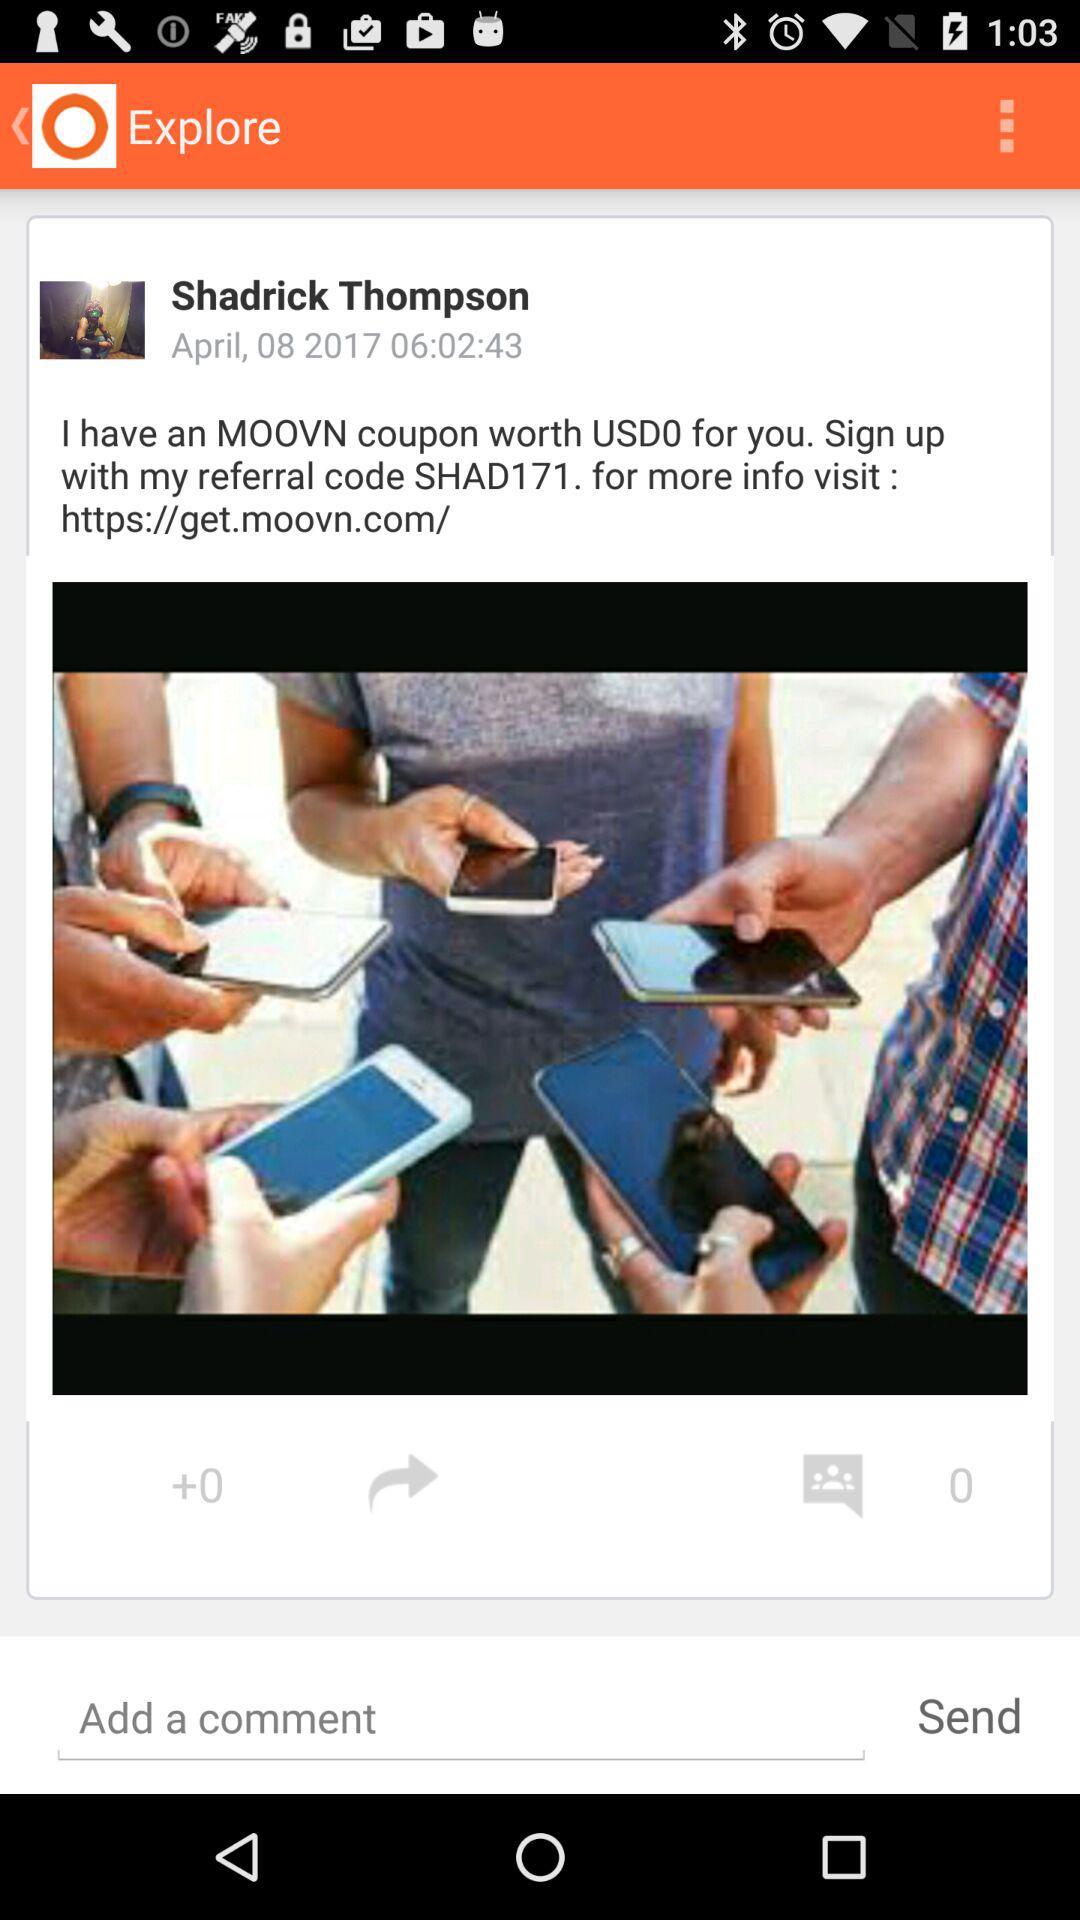 Image resolution: width=1080 pixels, height=1920 pixels. Describe the element at coordinates (583, 1484) in the screenshot. I see `item above the no activity! app` at that location.